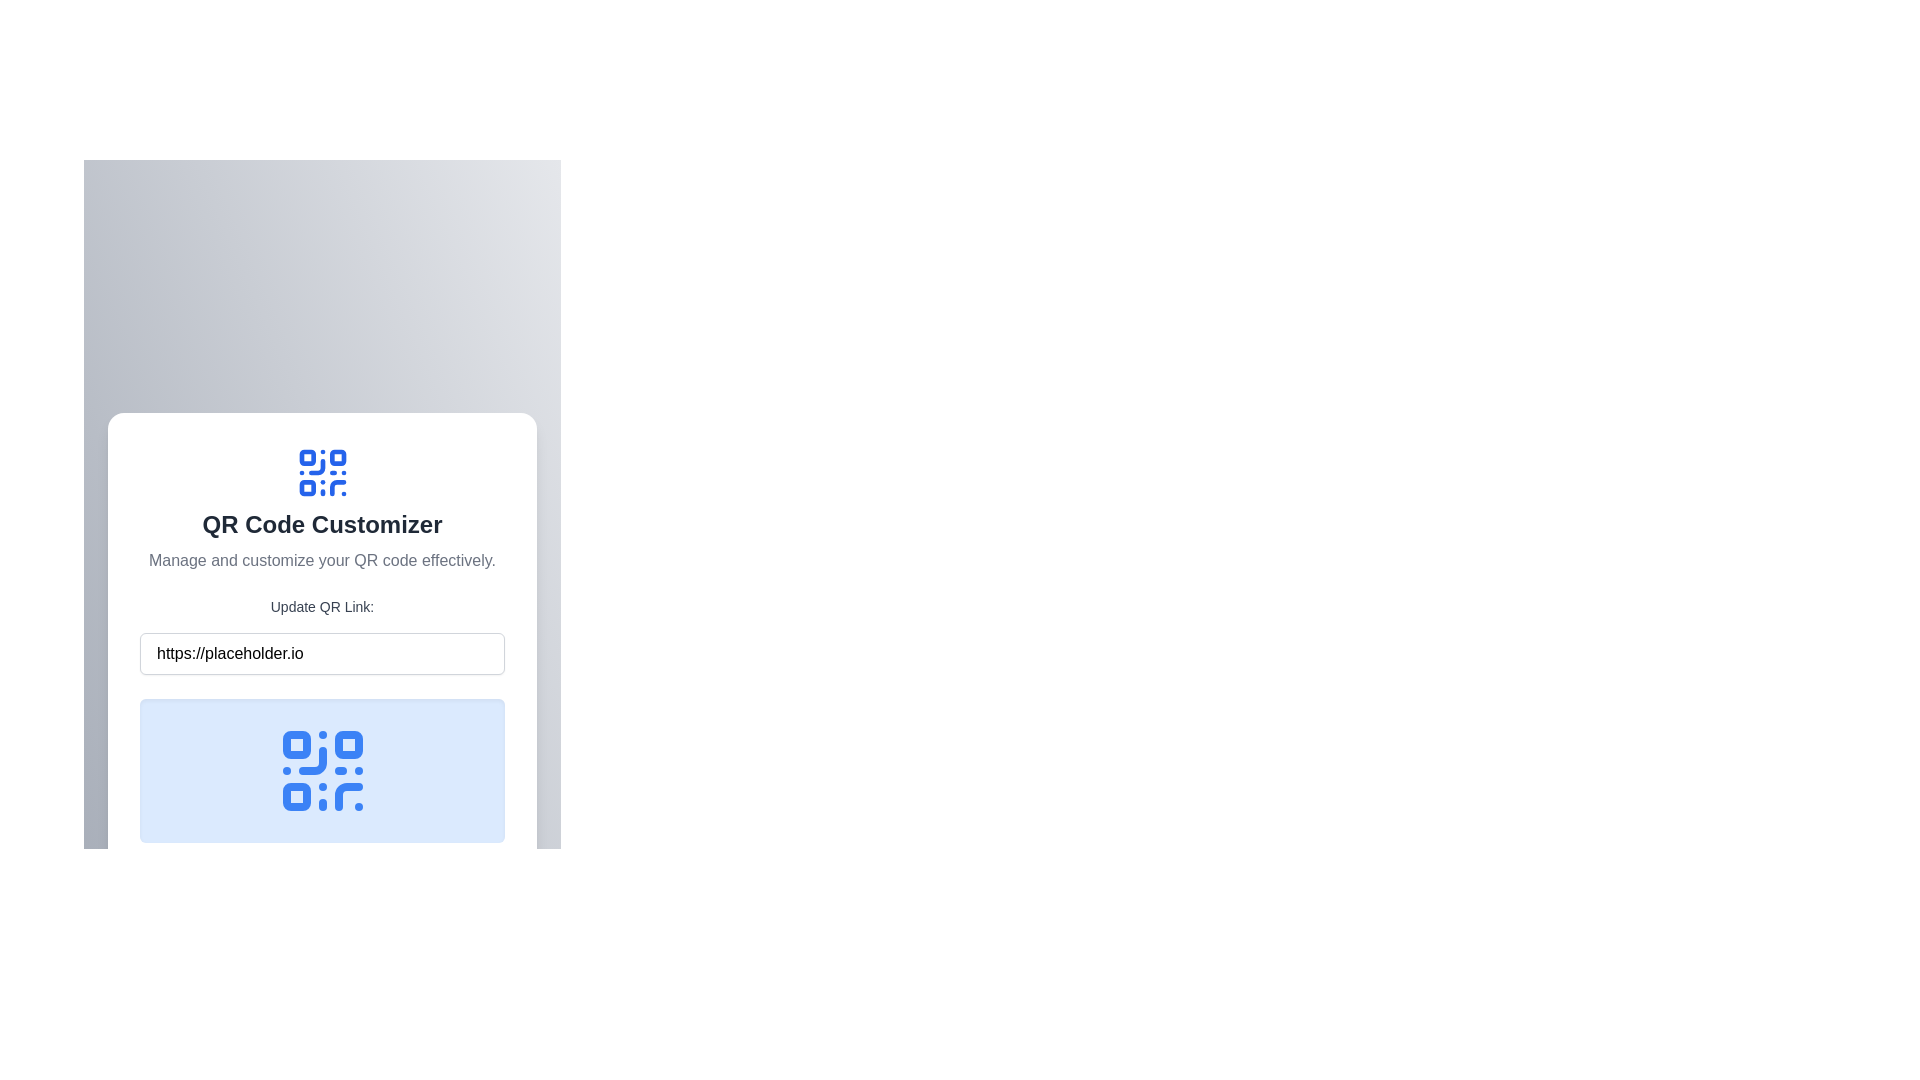 Image resolution: width=1920 pixels, height=1080 pixels. I want to click on the informational section that introduces the QR Code Customizer feature, located centrally above the 'Update QR Link' input field, so click(322, 508).